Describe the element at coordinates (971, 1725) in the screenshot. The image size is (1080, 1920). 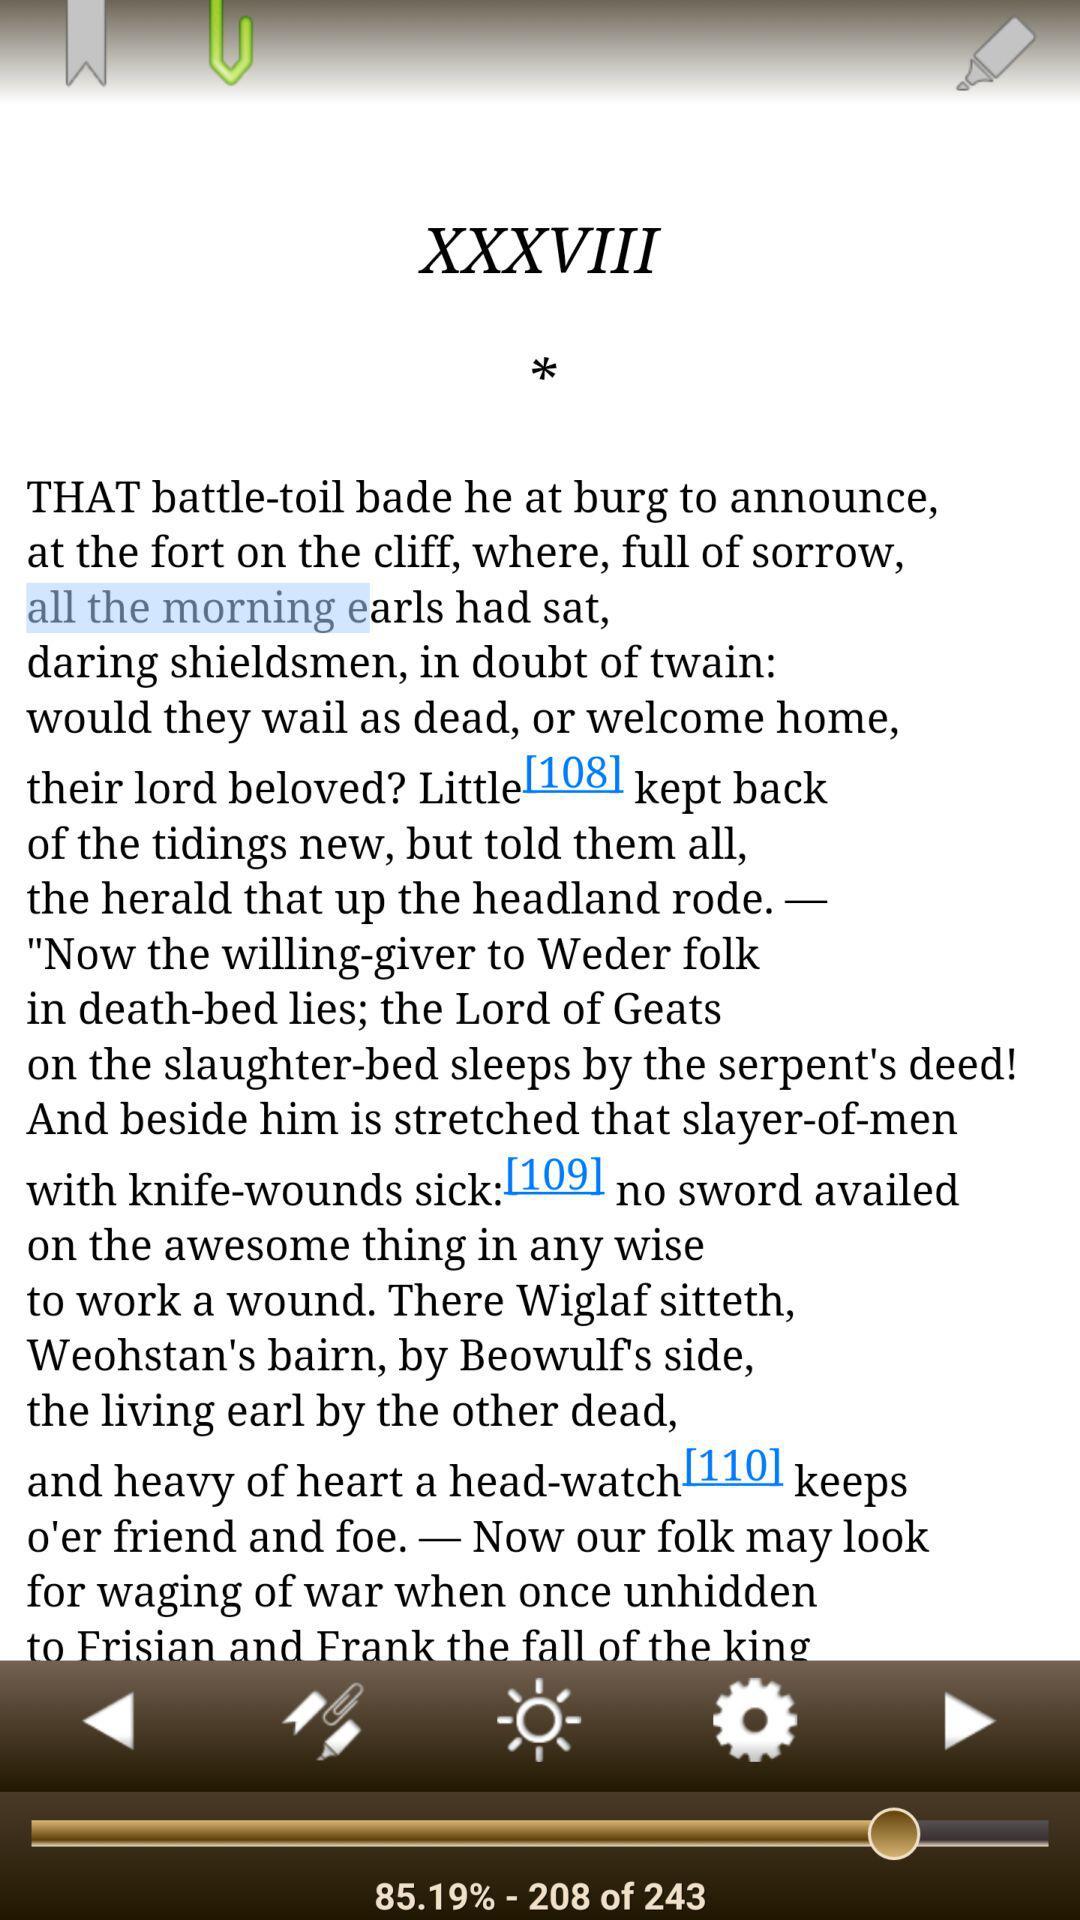
I see `next page` at that location.